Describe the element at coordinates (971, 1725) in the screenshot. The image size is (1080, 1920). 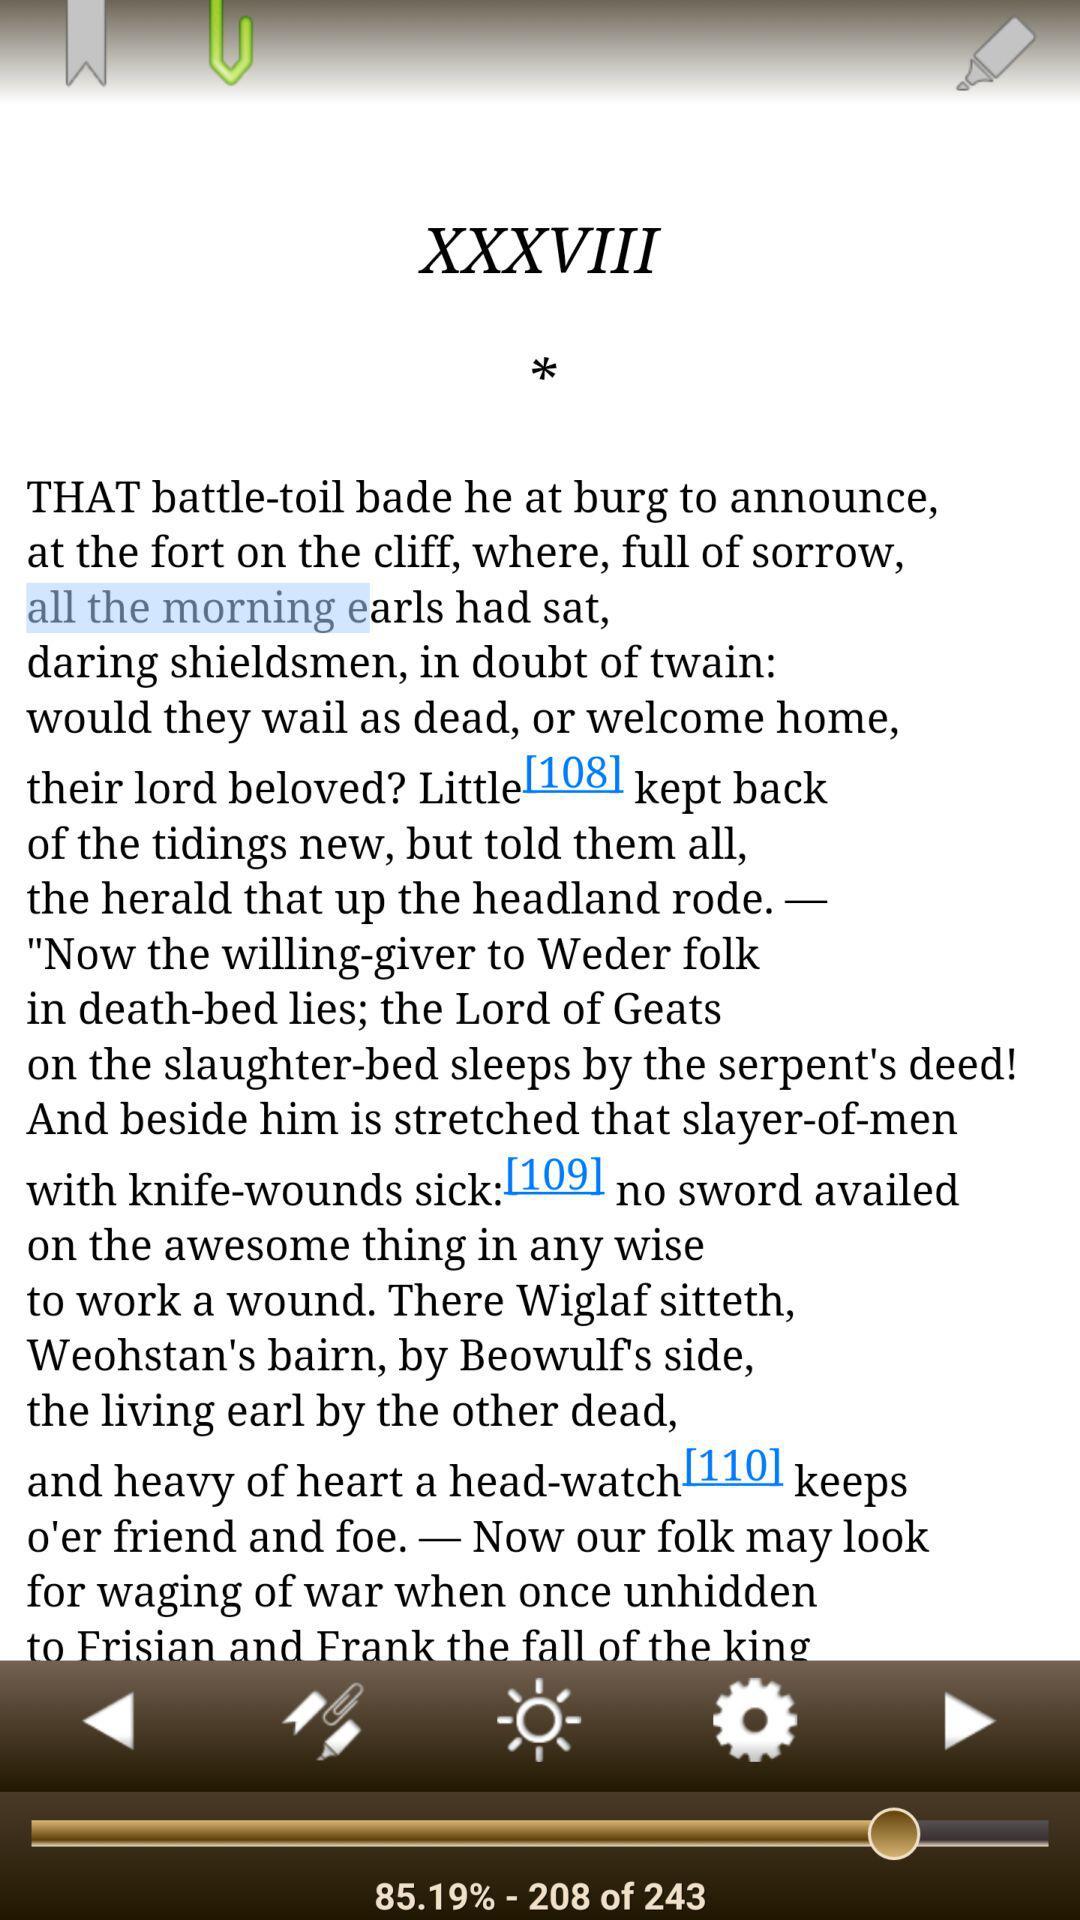
I see `next page` at that location.